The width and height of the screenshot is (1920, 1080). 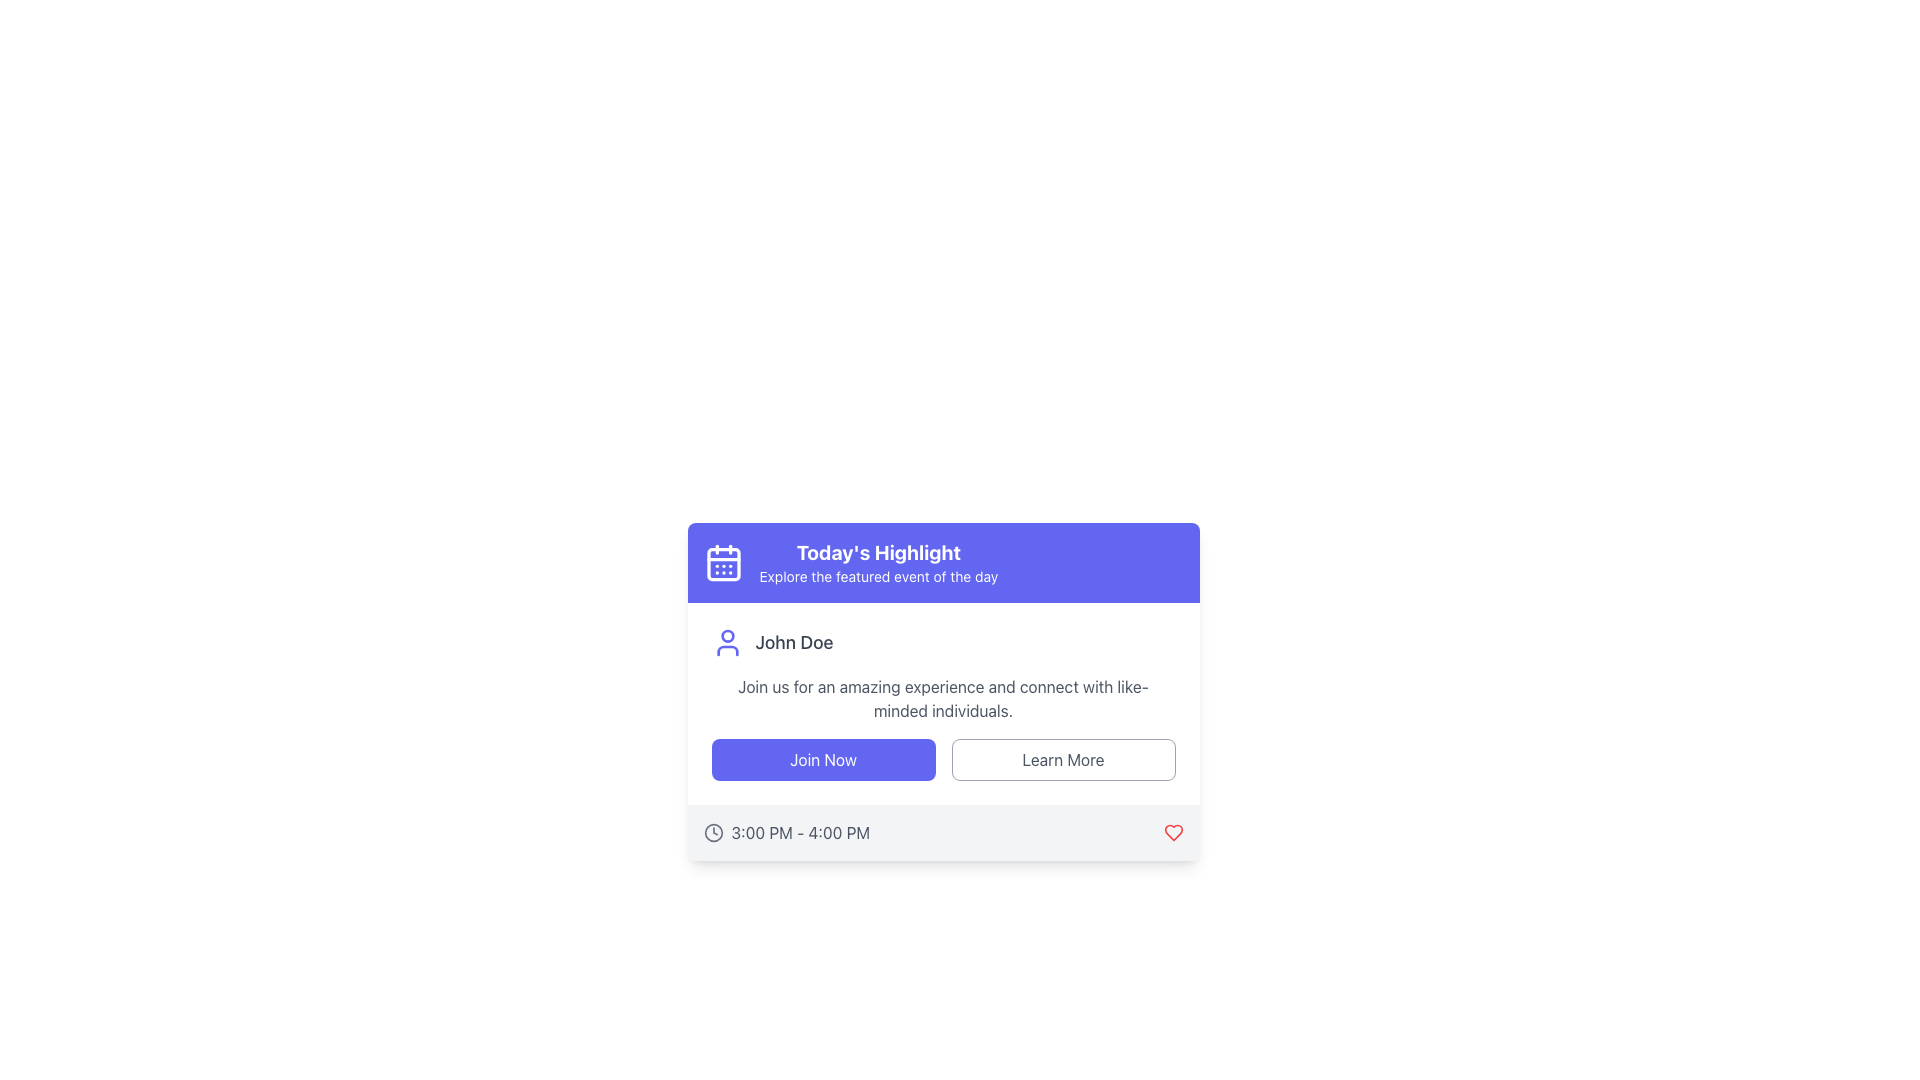 What do you see at coordinates (878, 577) in the screenshot?
I see `the Text Label displaying 'Explore the featured event of the day', which is positioned below the heading 'Today's Highlight' and has a blue background` at bounding box center [878, 577].